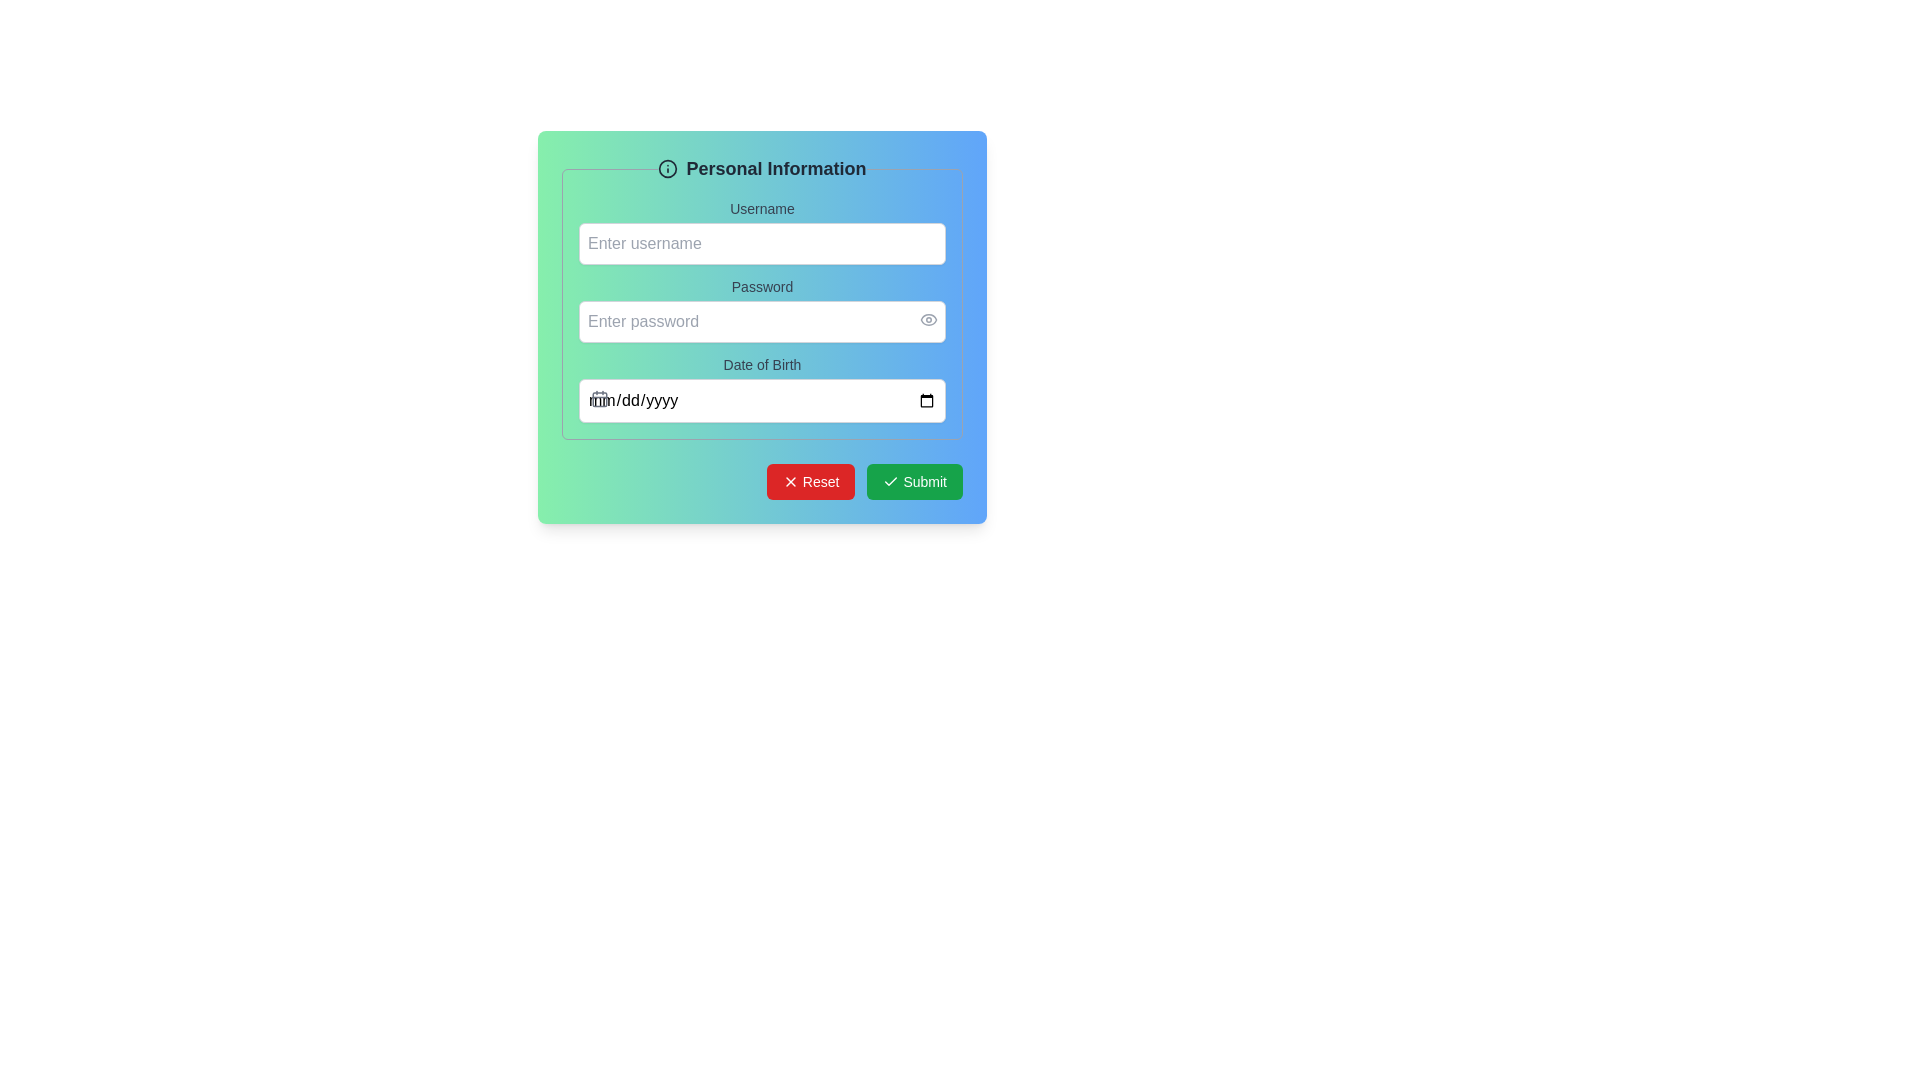 The width and height of the screenshot is (1920, 1080). What do you see at coordinates (761, 319) in the screenshot?
I see `the Password input field to focus on it, which is styled with a gray border and rounded corners, located in the middle section of the form beneath the 'Username' field` at bounding box center [761, 319].